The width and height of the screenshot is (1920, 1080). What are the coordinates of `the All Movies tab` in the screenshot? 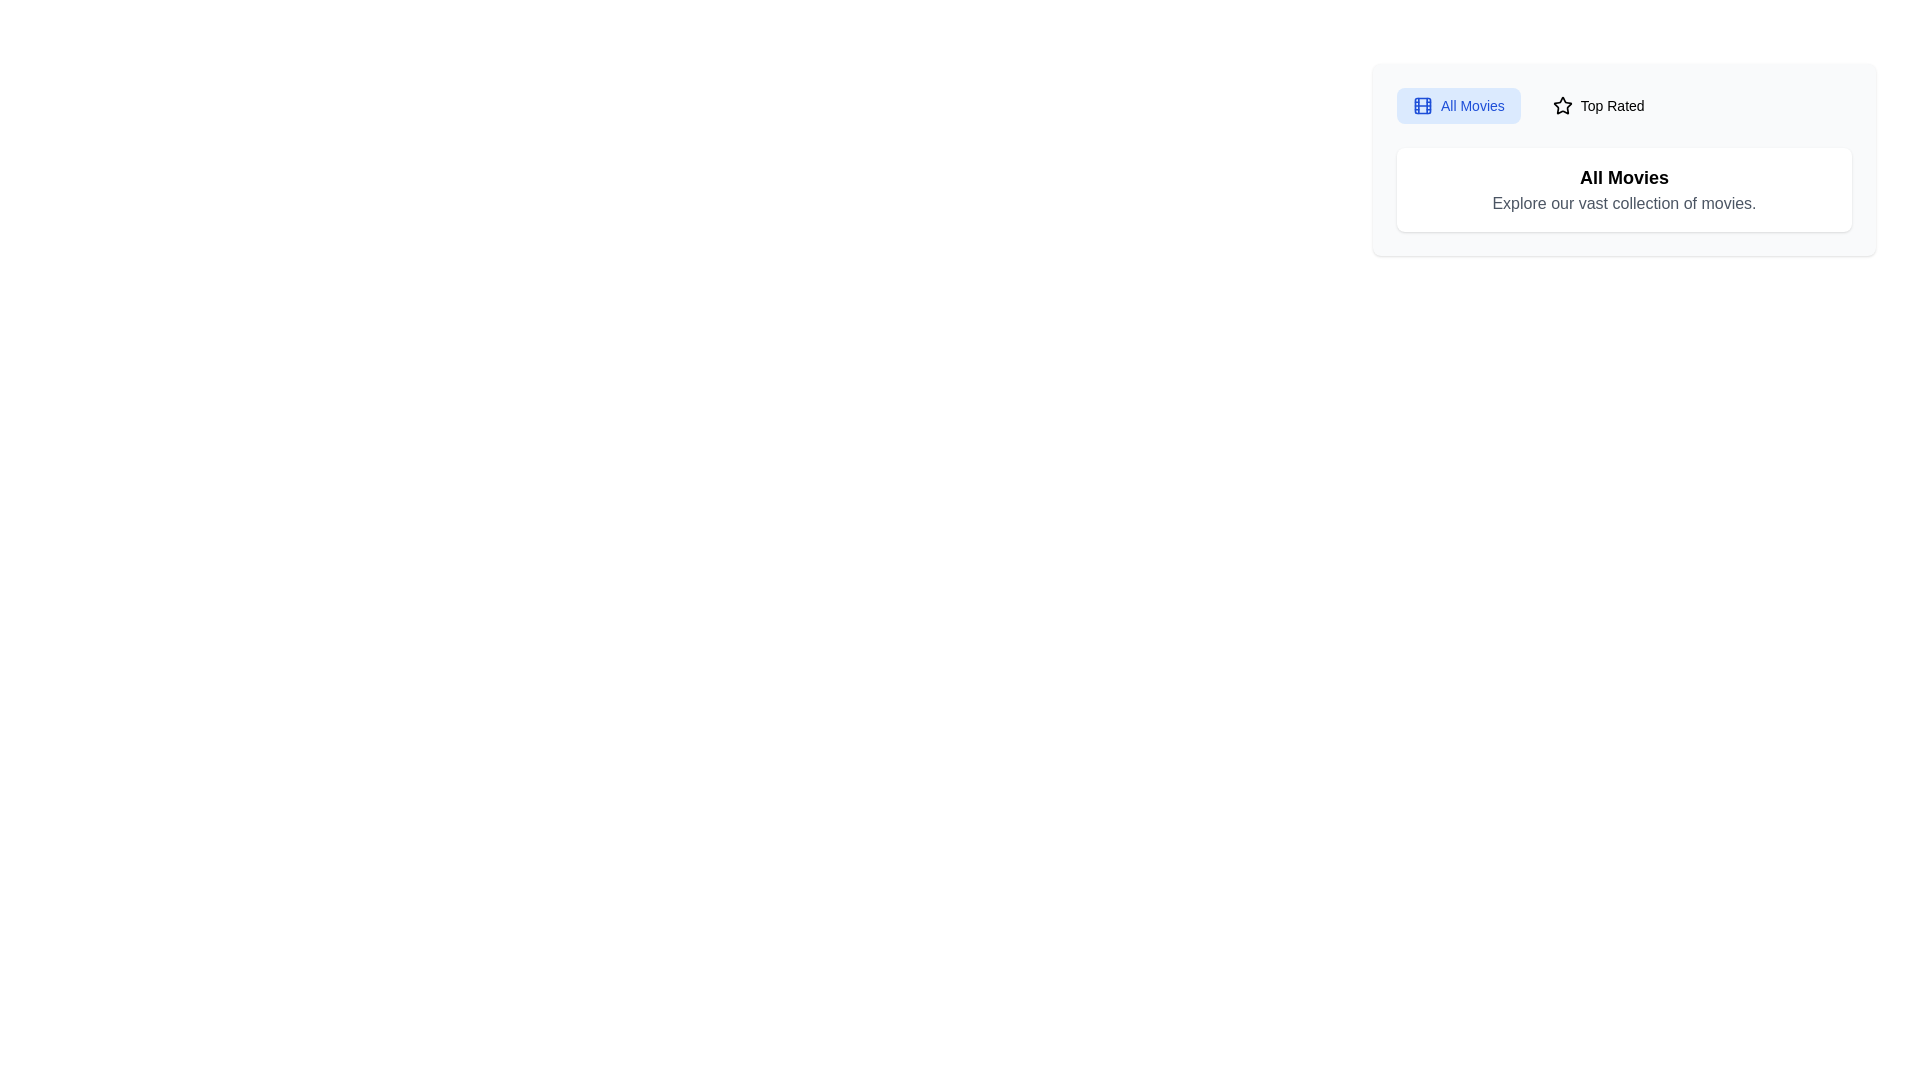 It's located at (1458, 105).